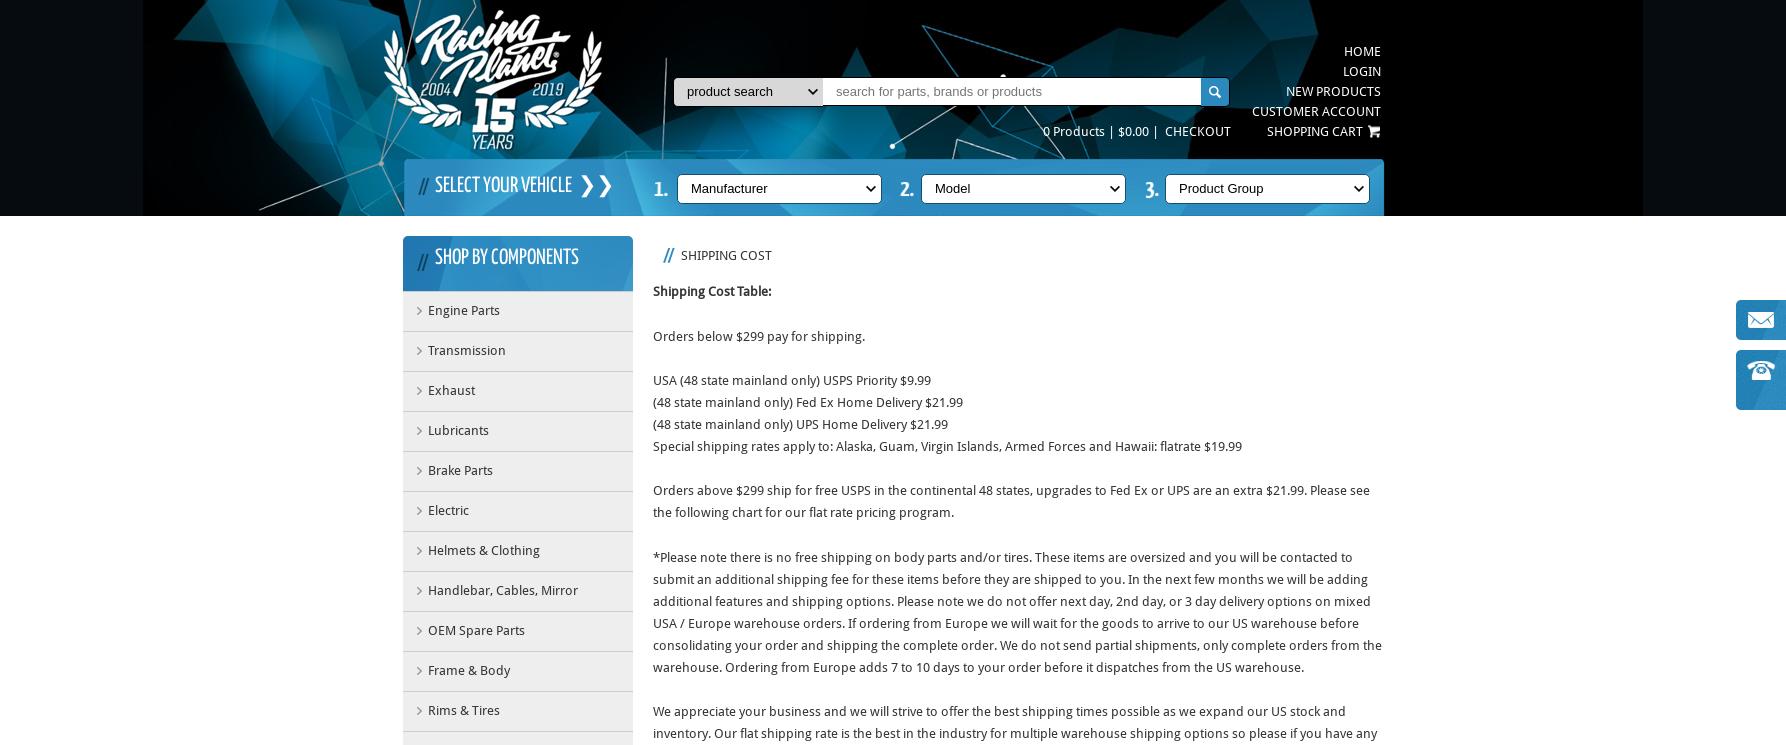  What do you see at coordinates (712, 291) in the screenshot?
I see `'Shipping Cost Table:'` at bounding box center [712, 291].